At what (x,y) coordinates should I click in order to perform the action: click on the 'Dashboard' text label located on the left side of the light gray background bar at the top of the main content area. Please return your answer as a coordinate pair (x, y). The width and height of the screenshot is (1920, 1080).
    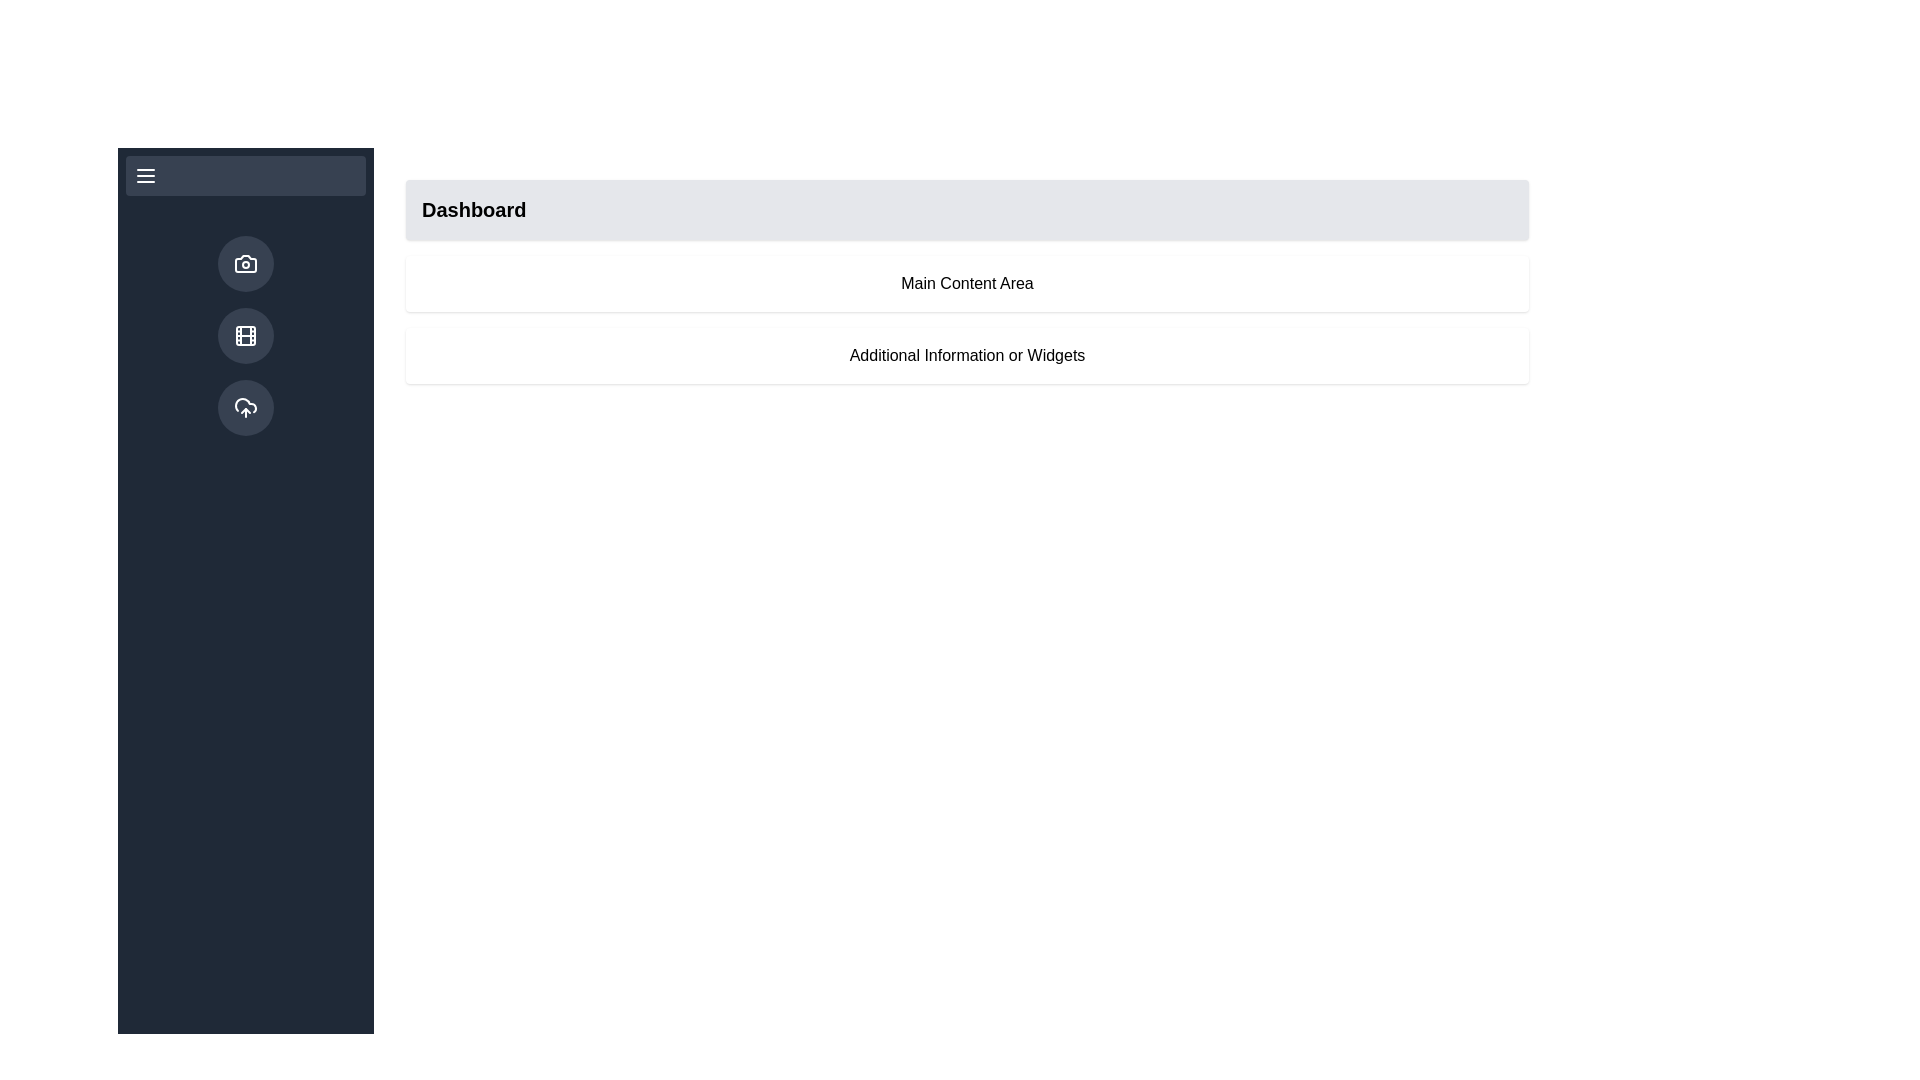
    Looking at the image, I should click on (473, 209).